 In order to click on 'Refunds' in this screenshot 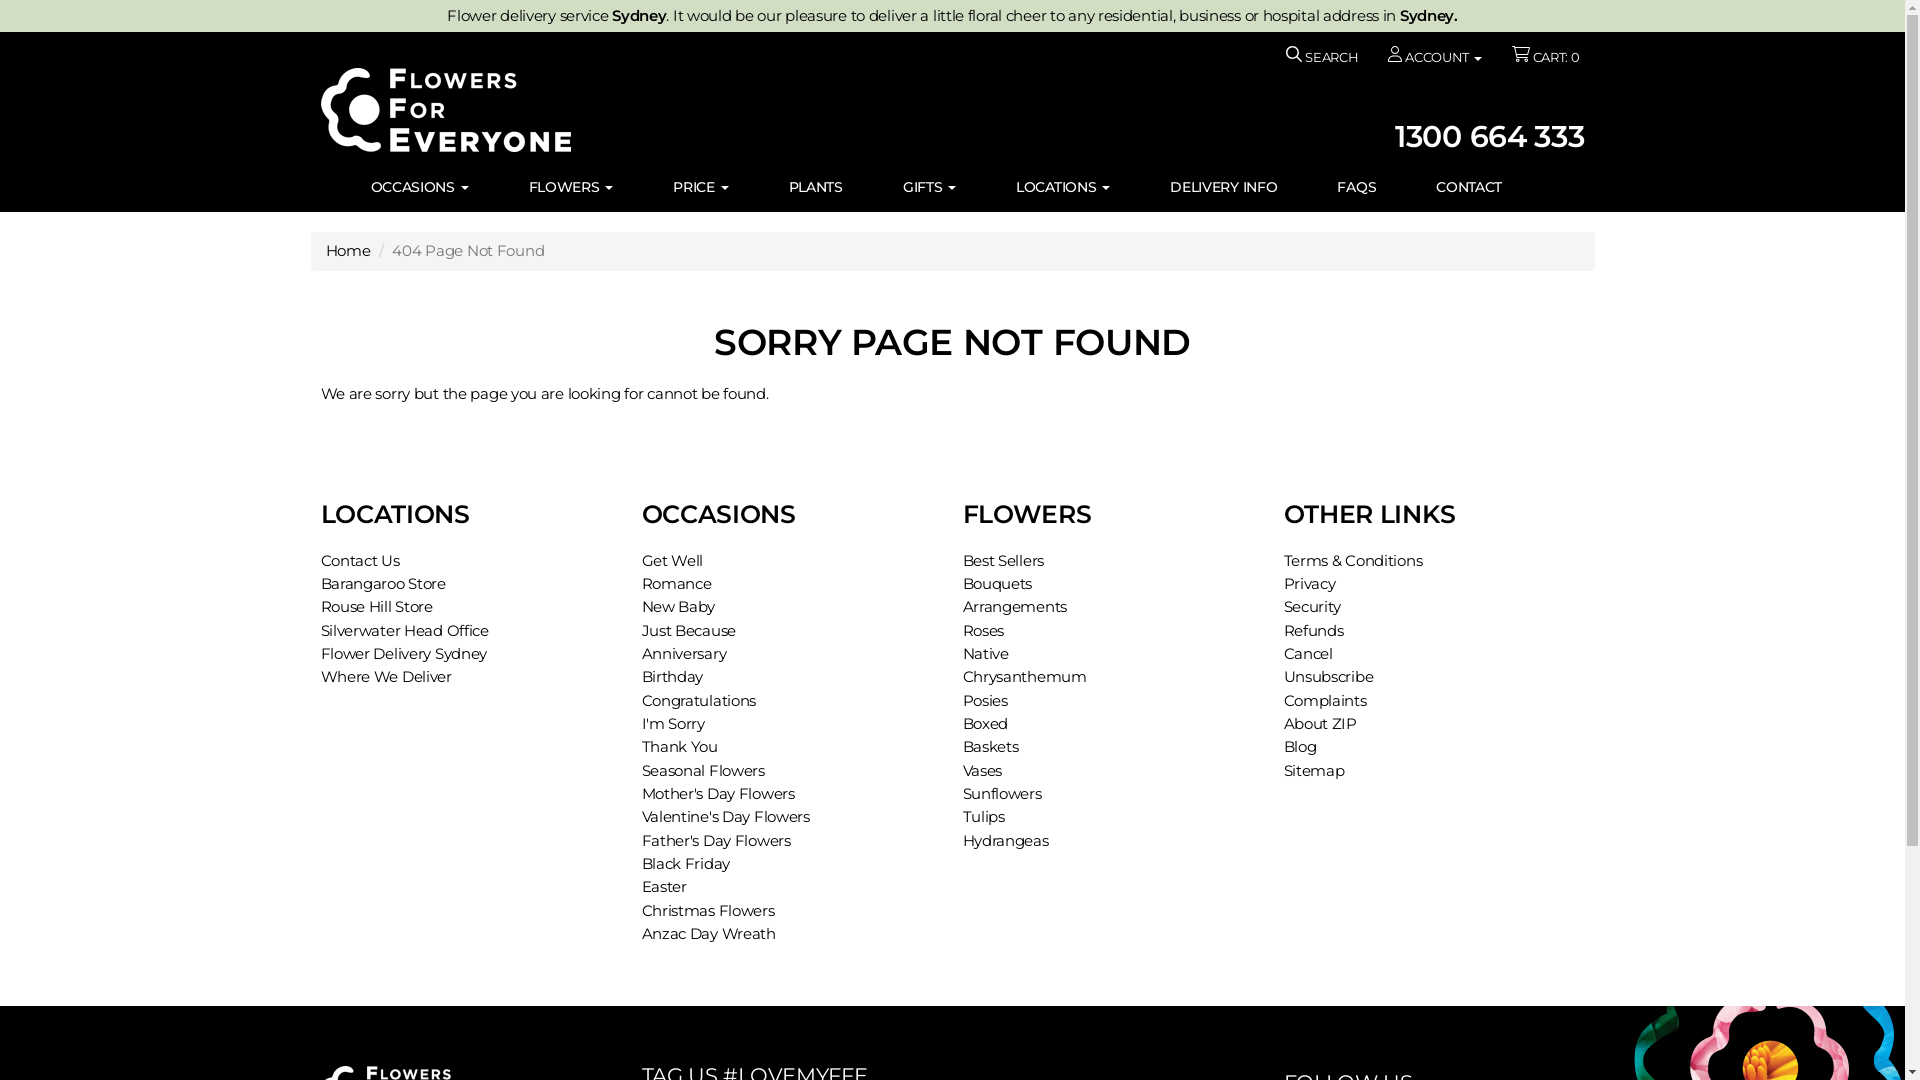, I will do `click(1283, 631)`.